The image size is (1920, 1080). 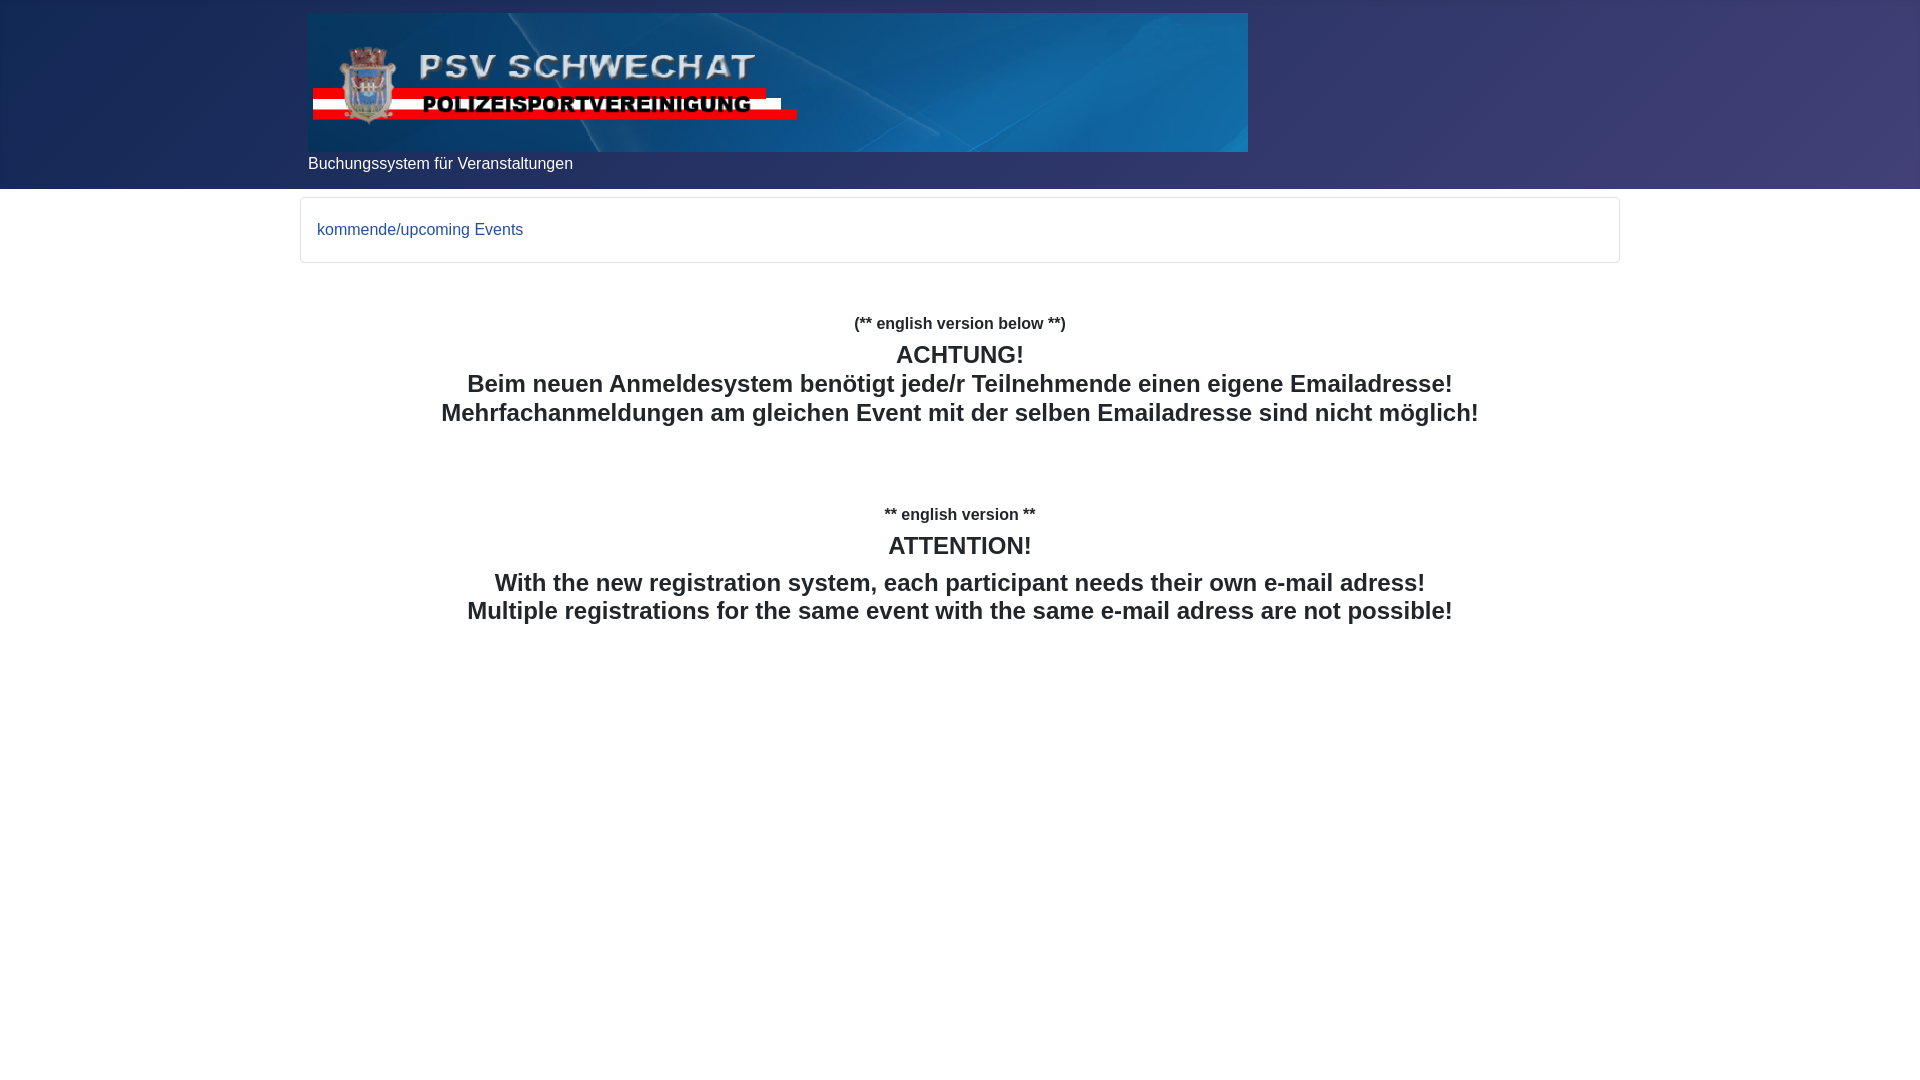 I want to click on 'kommende/upcoming Events', so click(x=419, y=228).